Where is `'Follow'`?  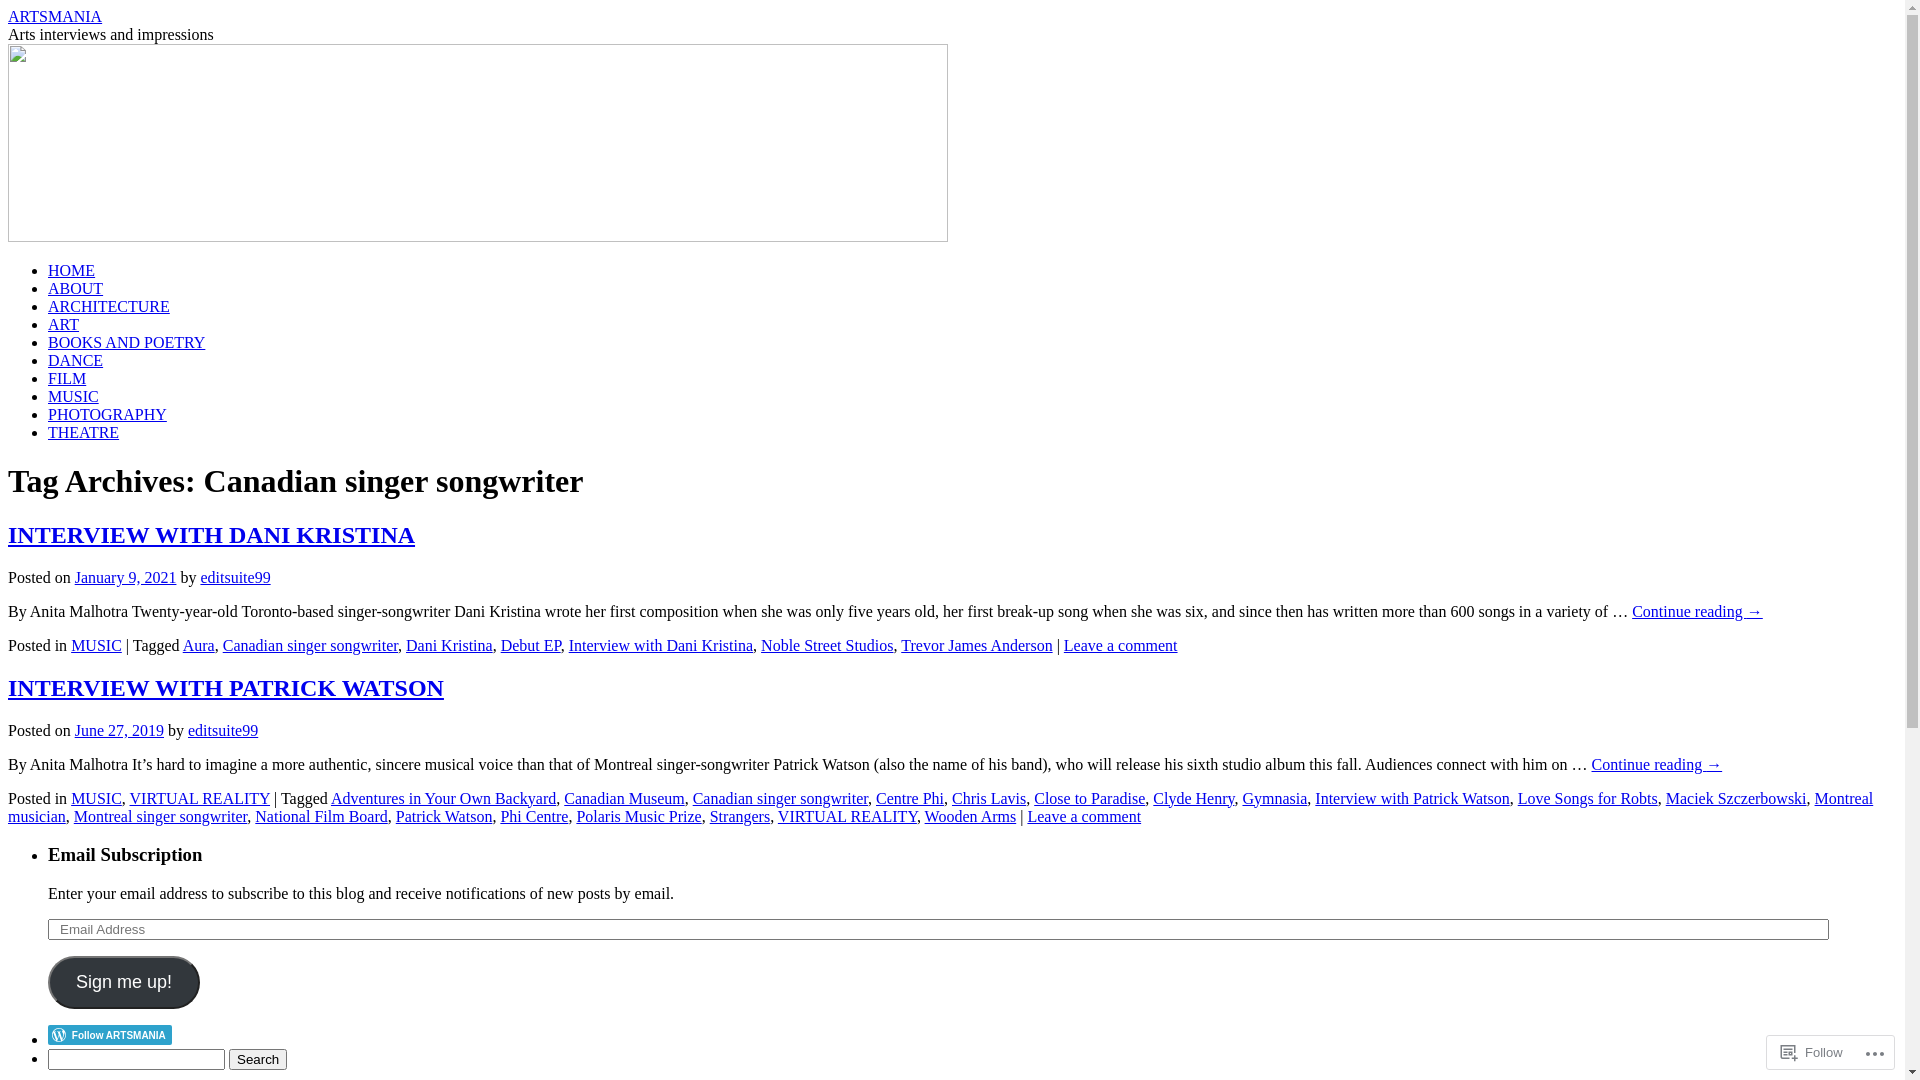 'Follow' is located at coordinates (1812, 1051).